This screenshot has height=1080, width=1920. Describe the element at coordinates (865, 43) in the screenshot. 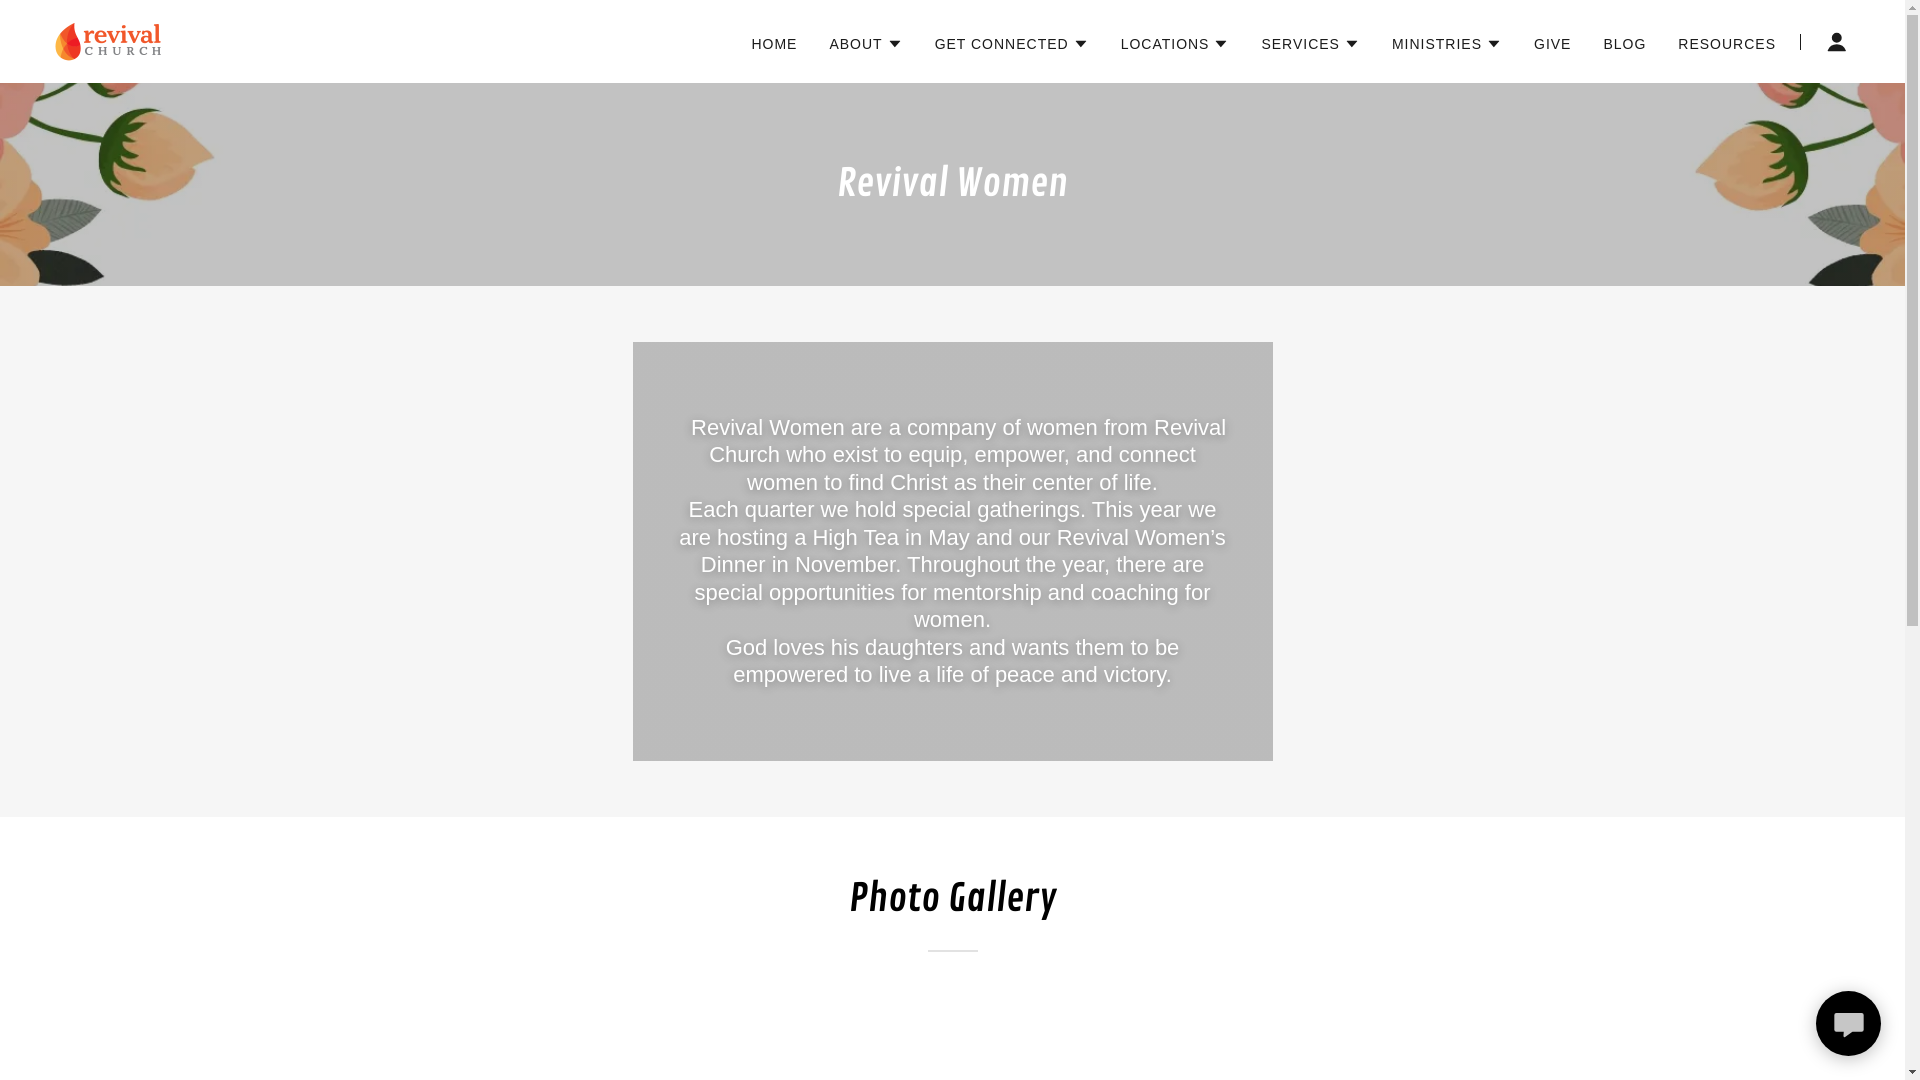

I see `'ABOUT'` at that location.